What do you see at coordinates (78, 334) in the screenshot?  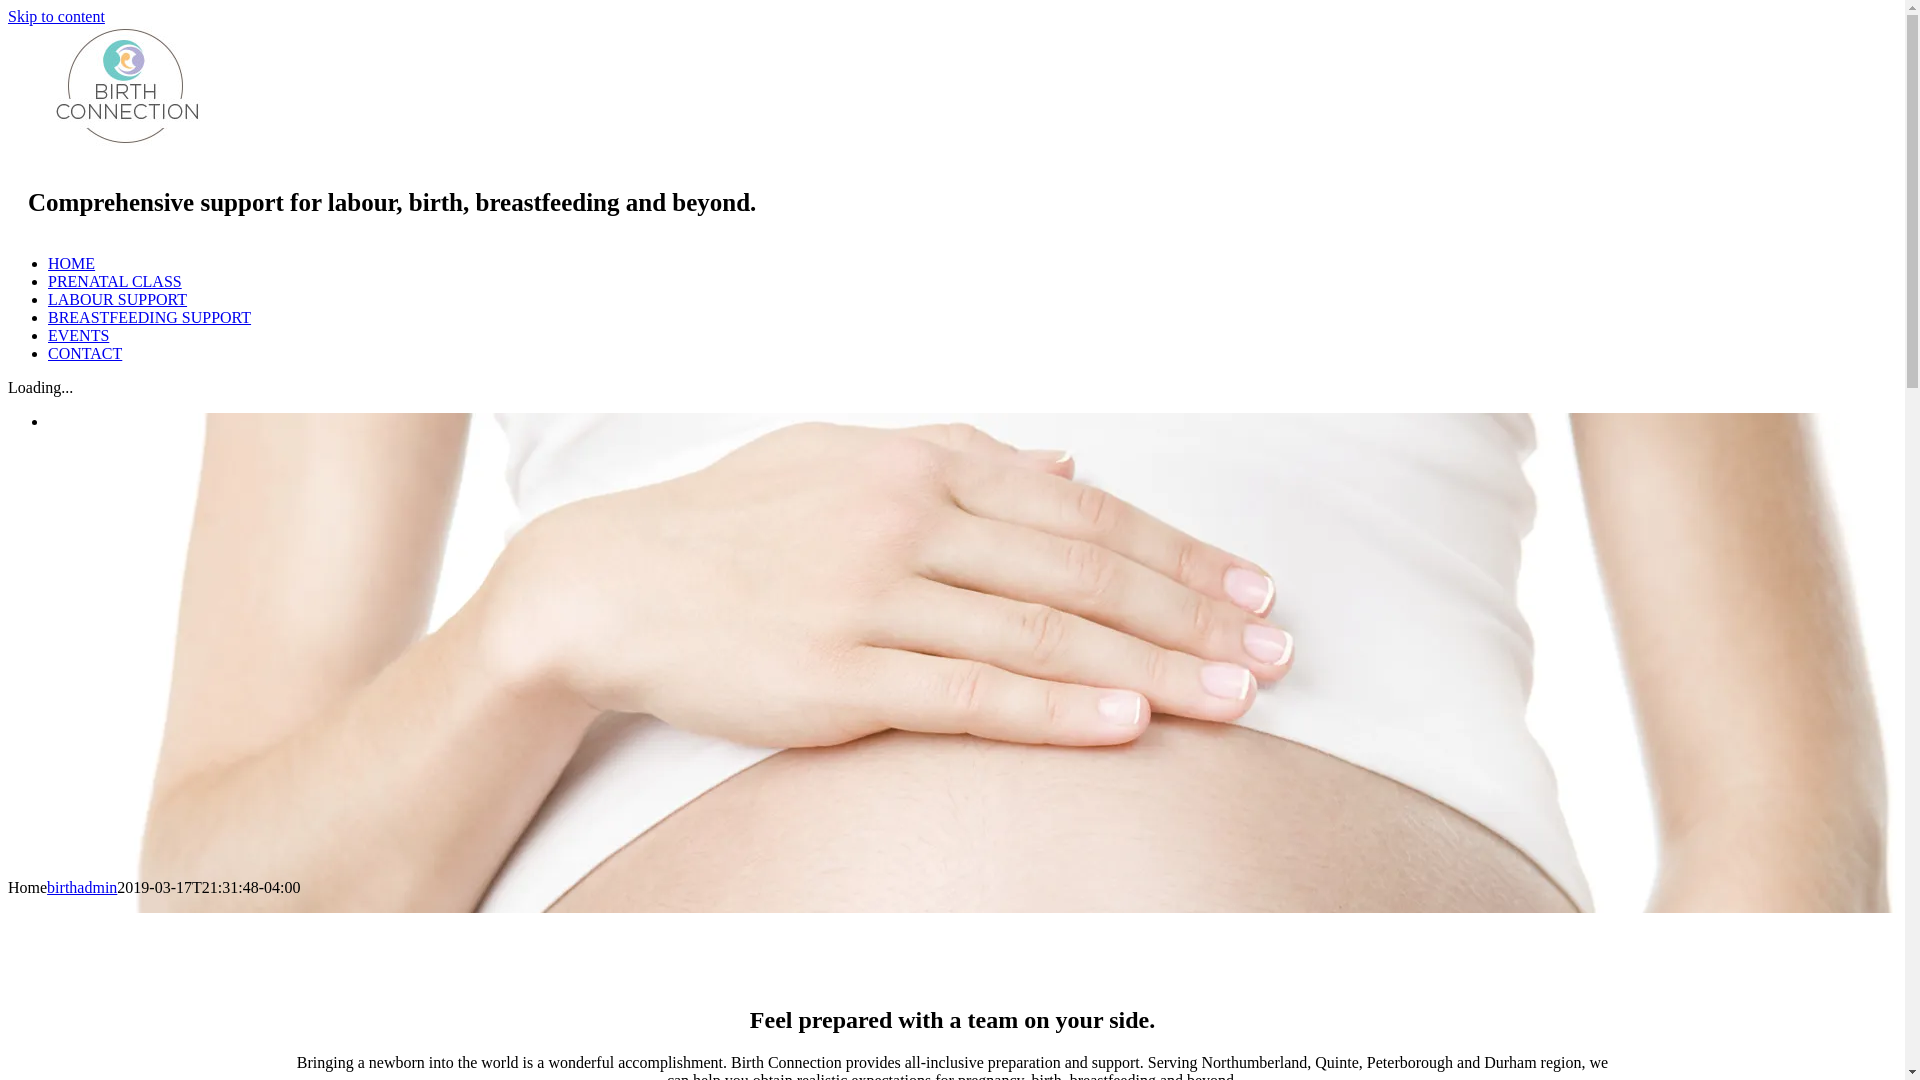 I see `'EVENTS'` at bounding box center [78, 334].